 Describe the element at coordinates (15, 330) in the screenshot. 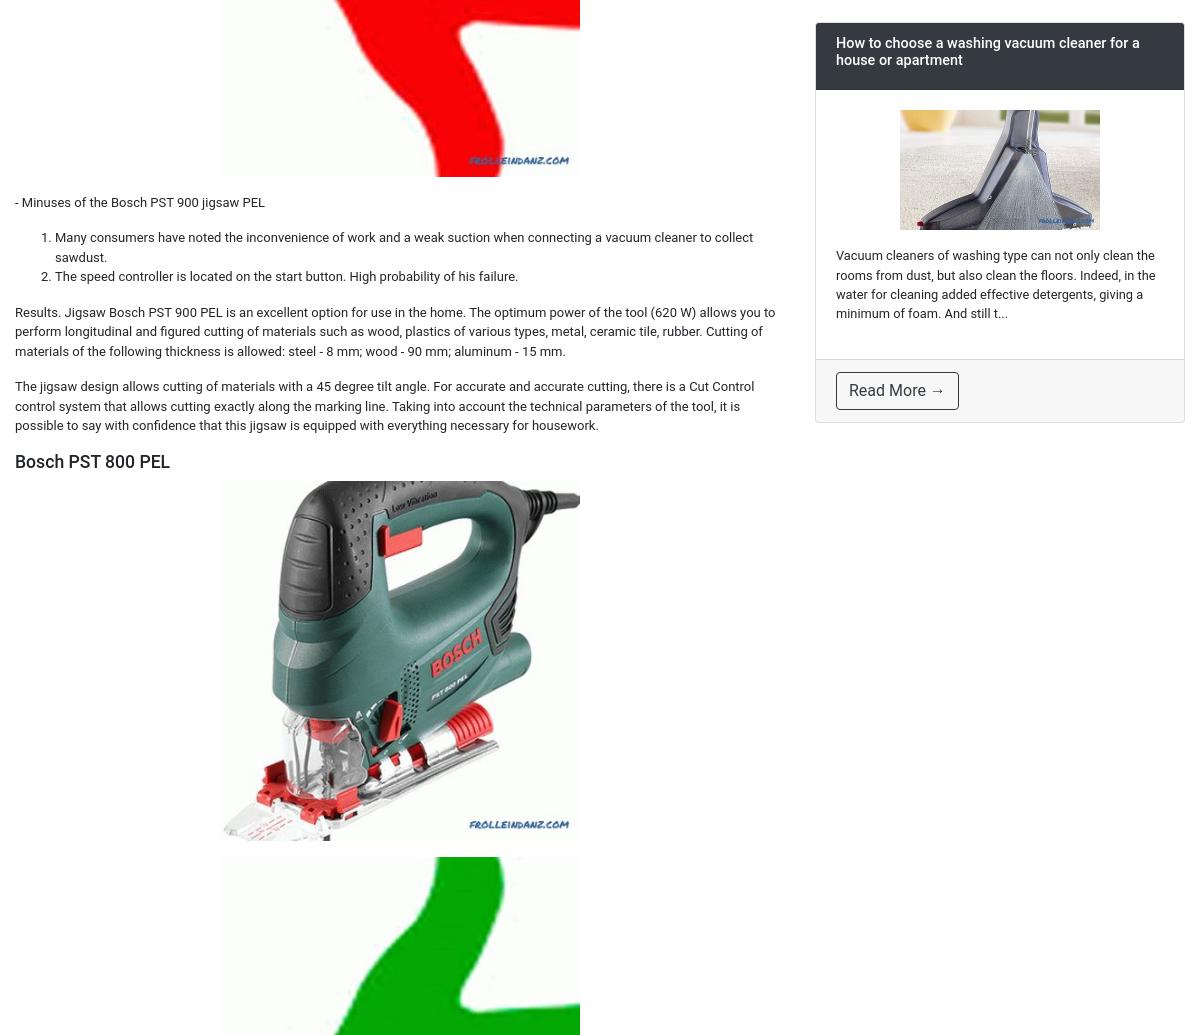

I see `'Results. Jigsaw Bosch PST 900 PEL is an excellent option for use in the home. The optimum power of the tool (620 W) allows you to perform longitudinal and figured cutting of materials such as wood, plastics of various types, metal, ceramic tile, rubber. Cutting of materials of the following thickness is allowed: steel - 8 mm; wood - 90 mm; aluminum - 15 mm.'` at that location.